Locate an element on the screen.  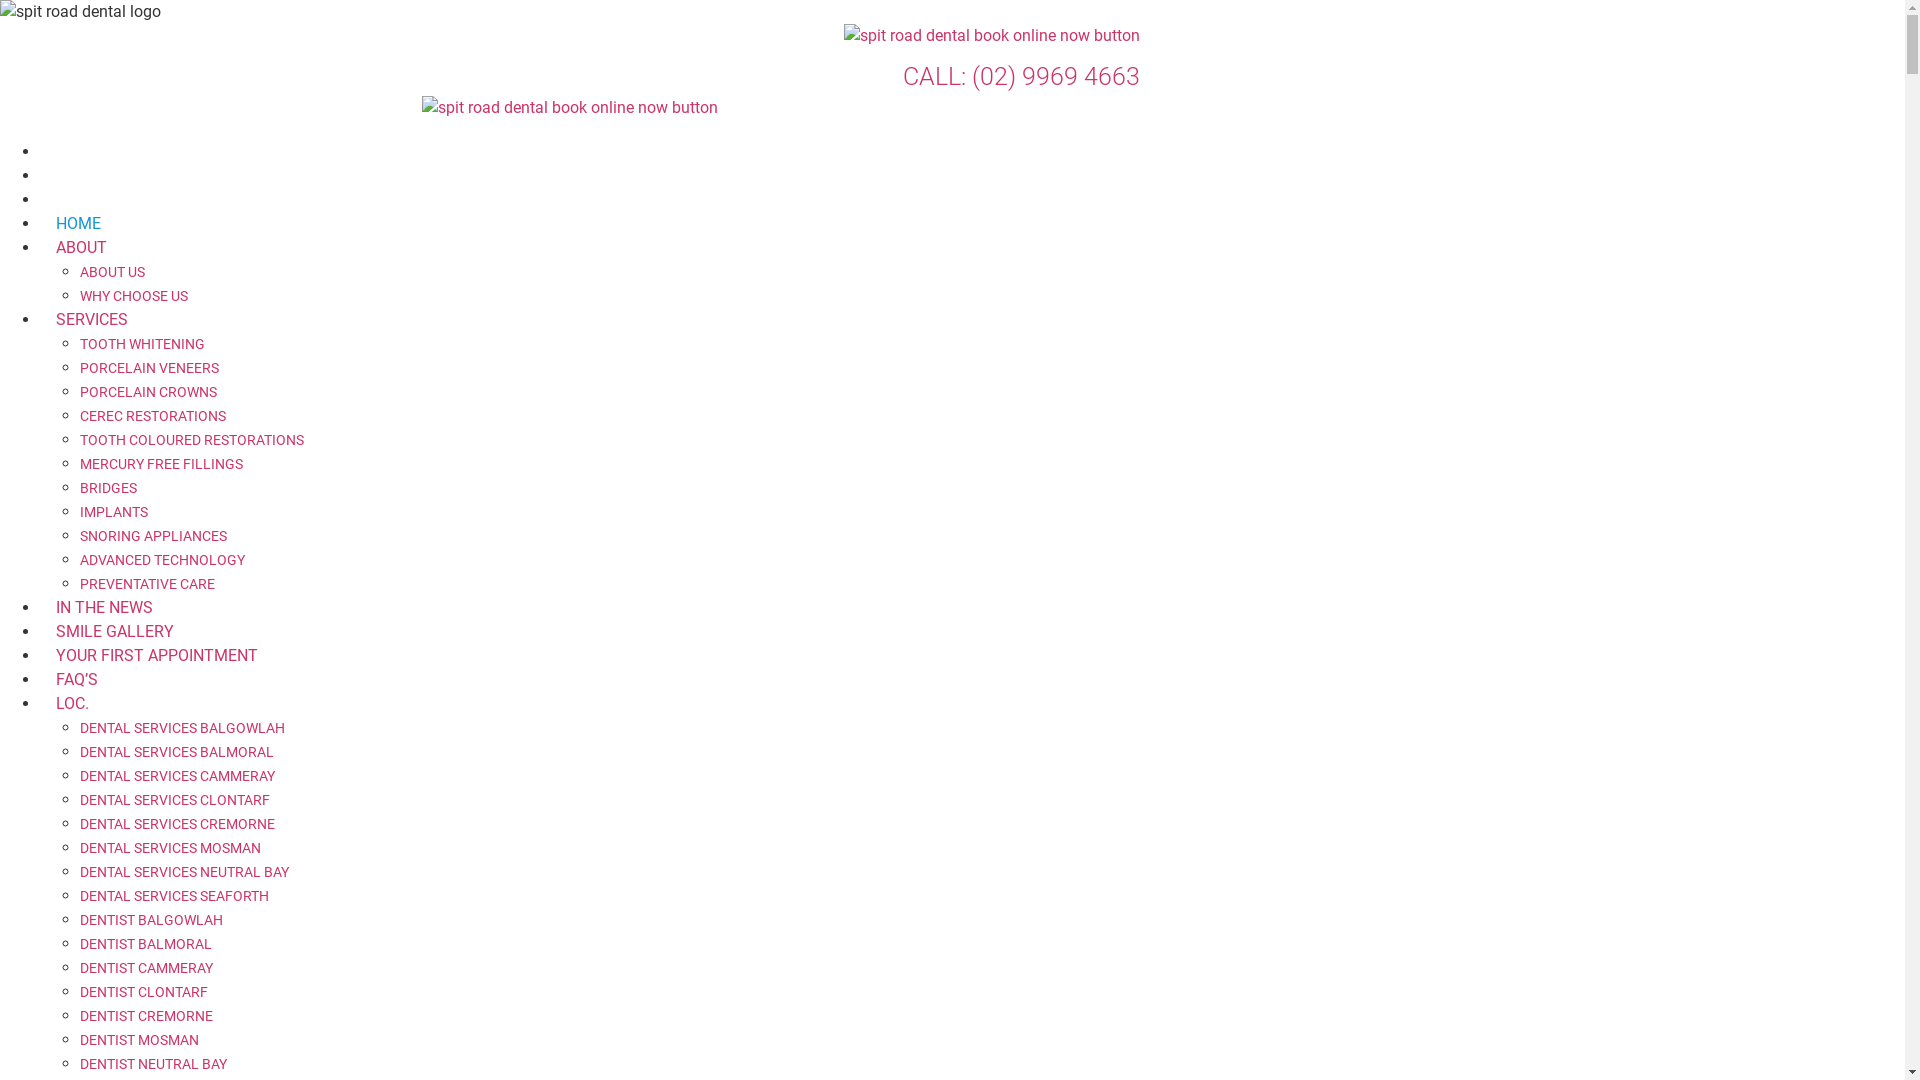
'DENTAL SERVICES SEAFORTH' is located at coordinates (174, 894).